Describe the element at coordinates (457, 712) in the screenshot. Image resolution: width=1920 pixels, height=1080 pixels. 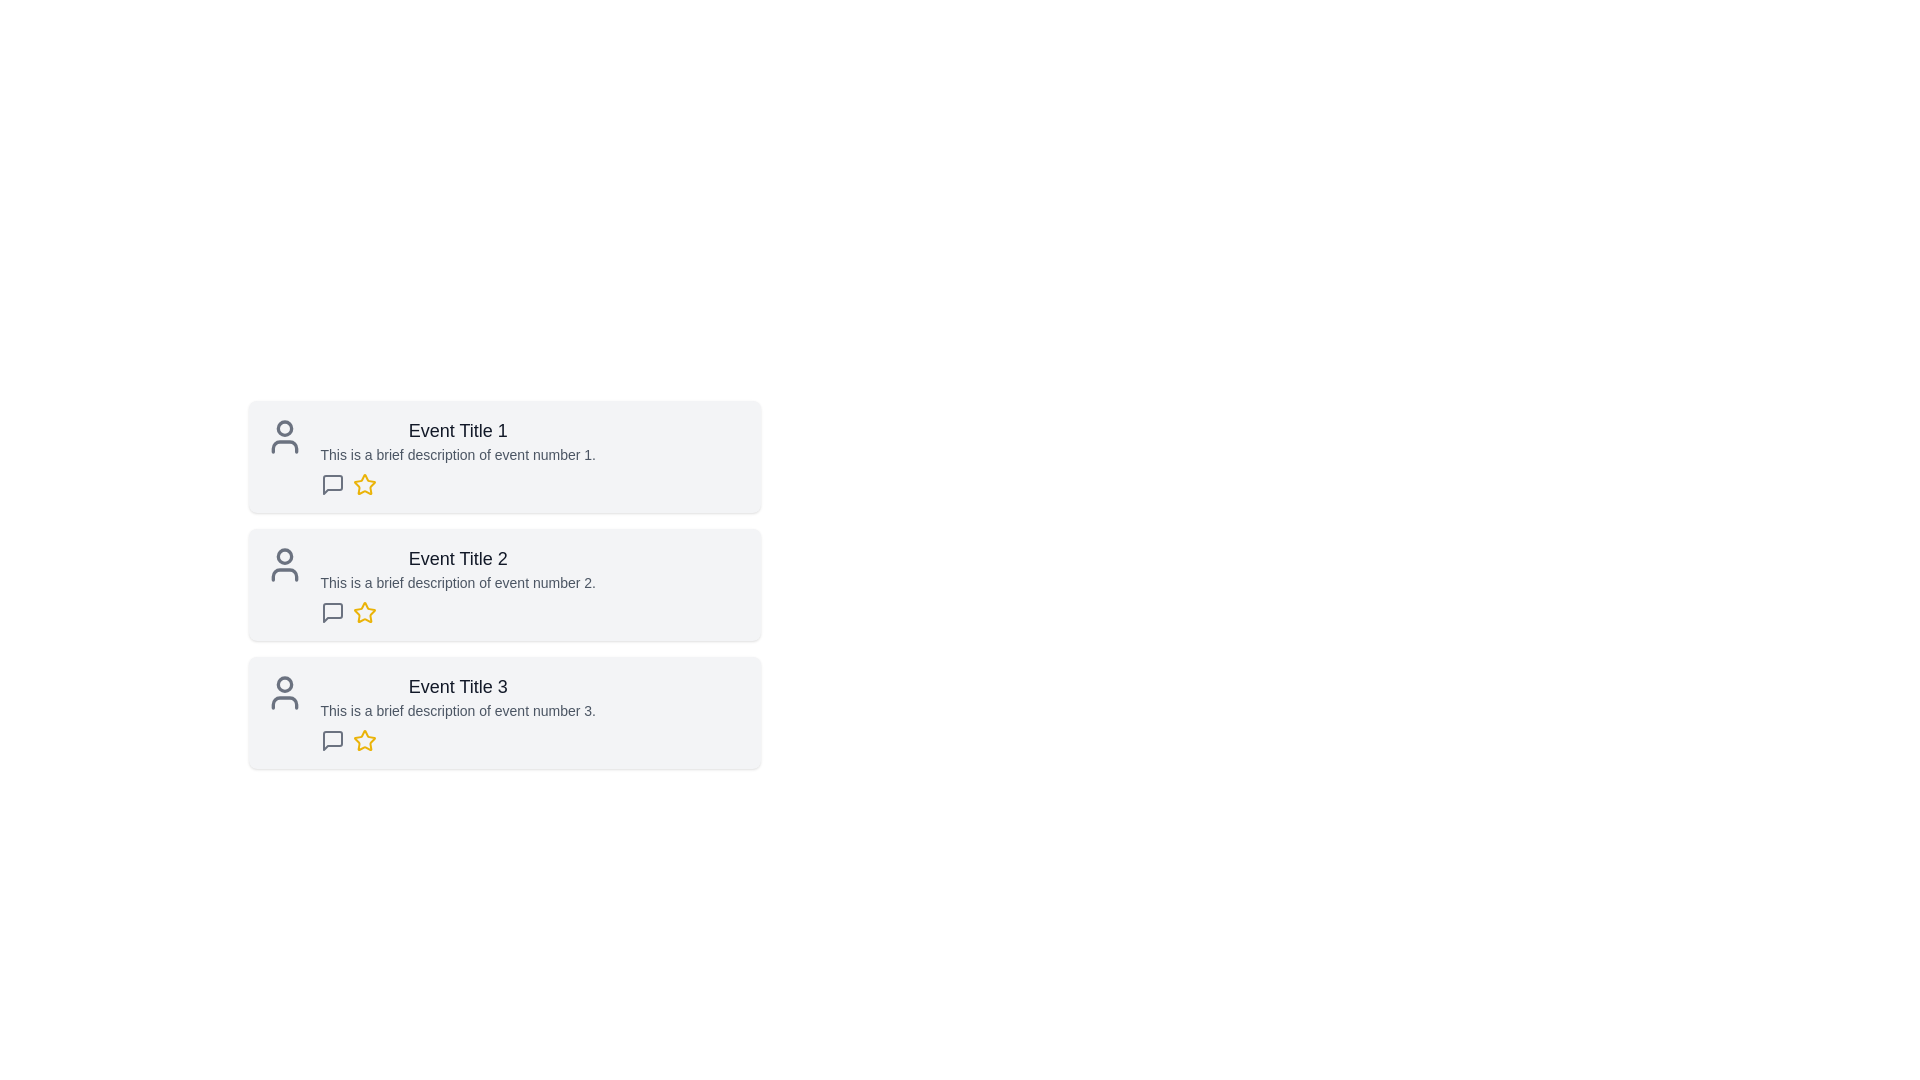
I see `text content of the element displaying 'Event Title 3' and its description in the third event card` at that location.